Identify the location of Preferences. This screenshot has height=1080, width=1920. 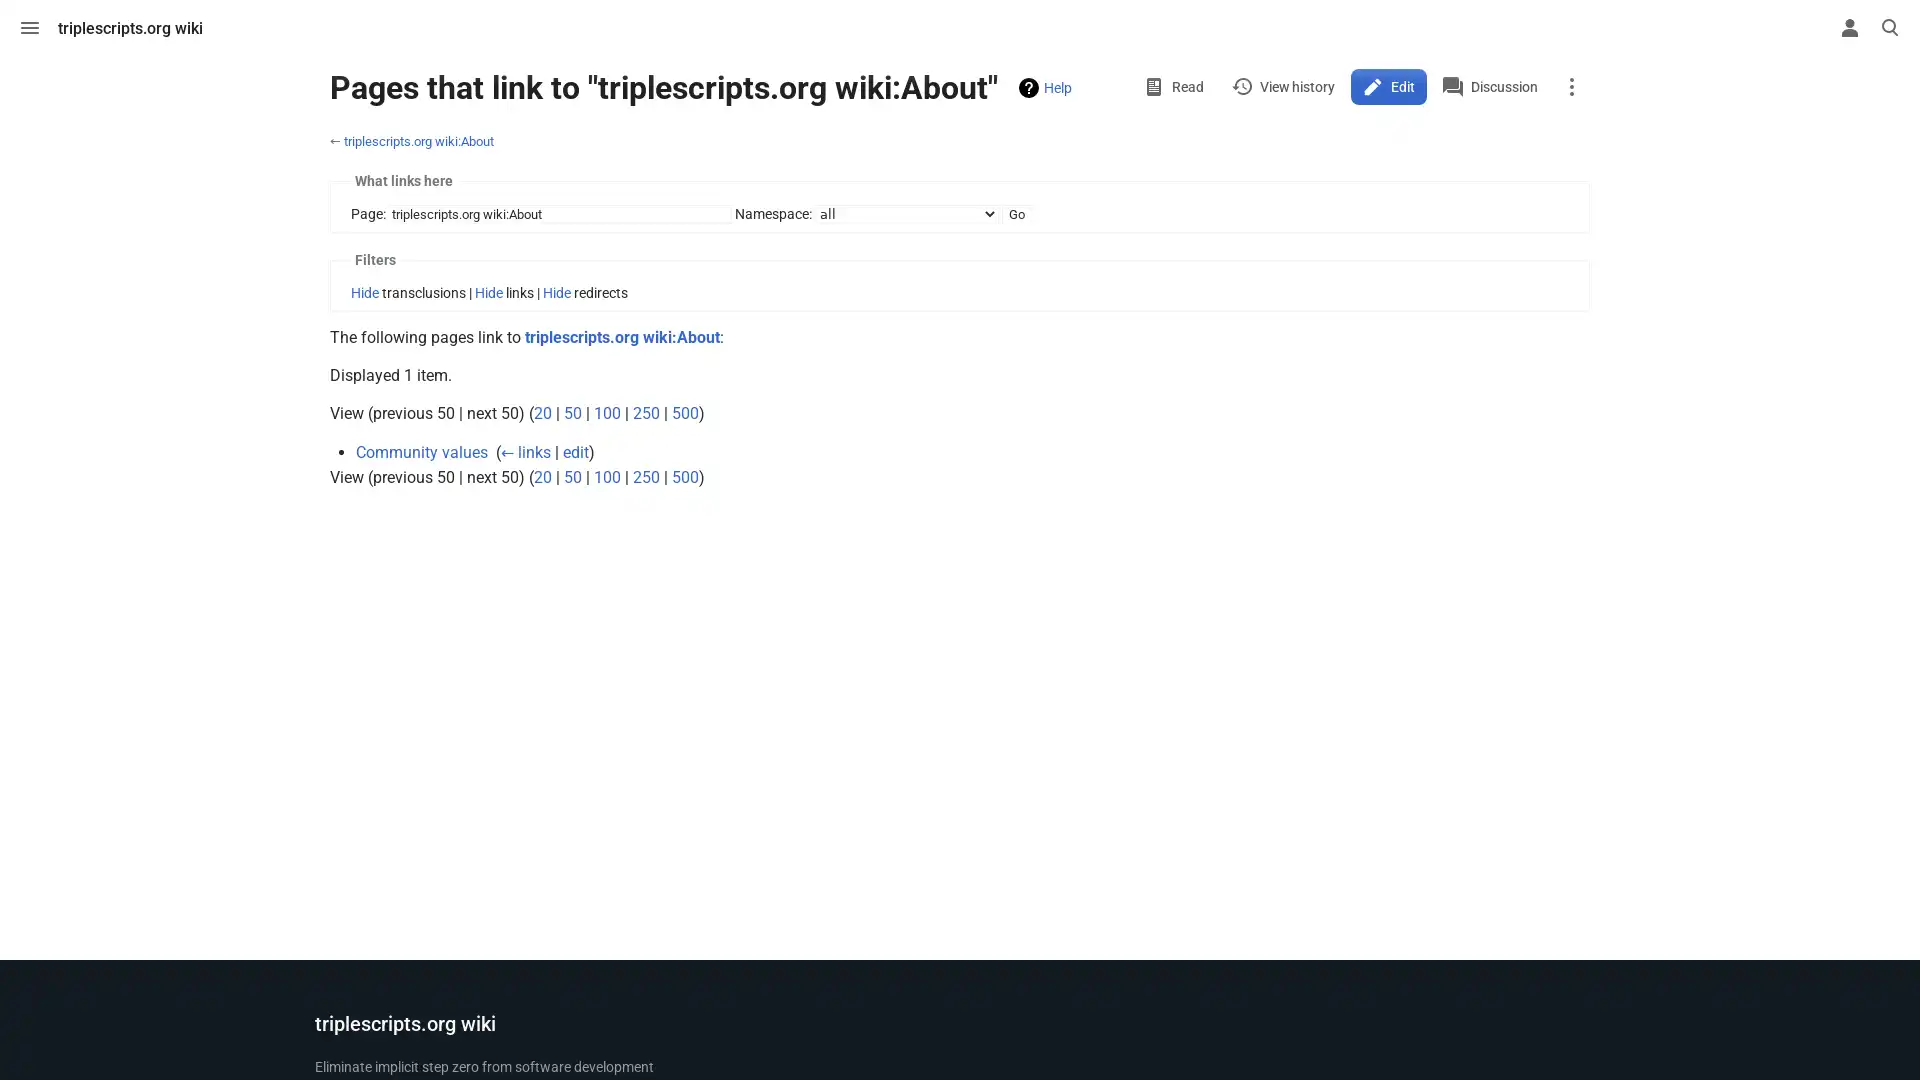
(1809, 27).